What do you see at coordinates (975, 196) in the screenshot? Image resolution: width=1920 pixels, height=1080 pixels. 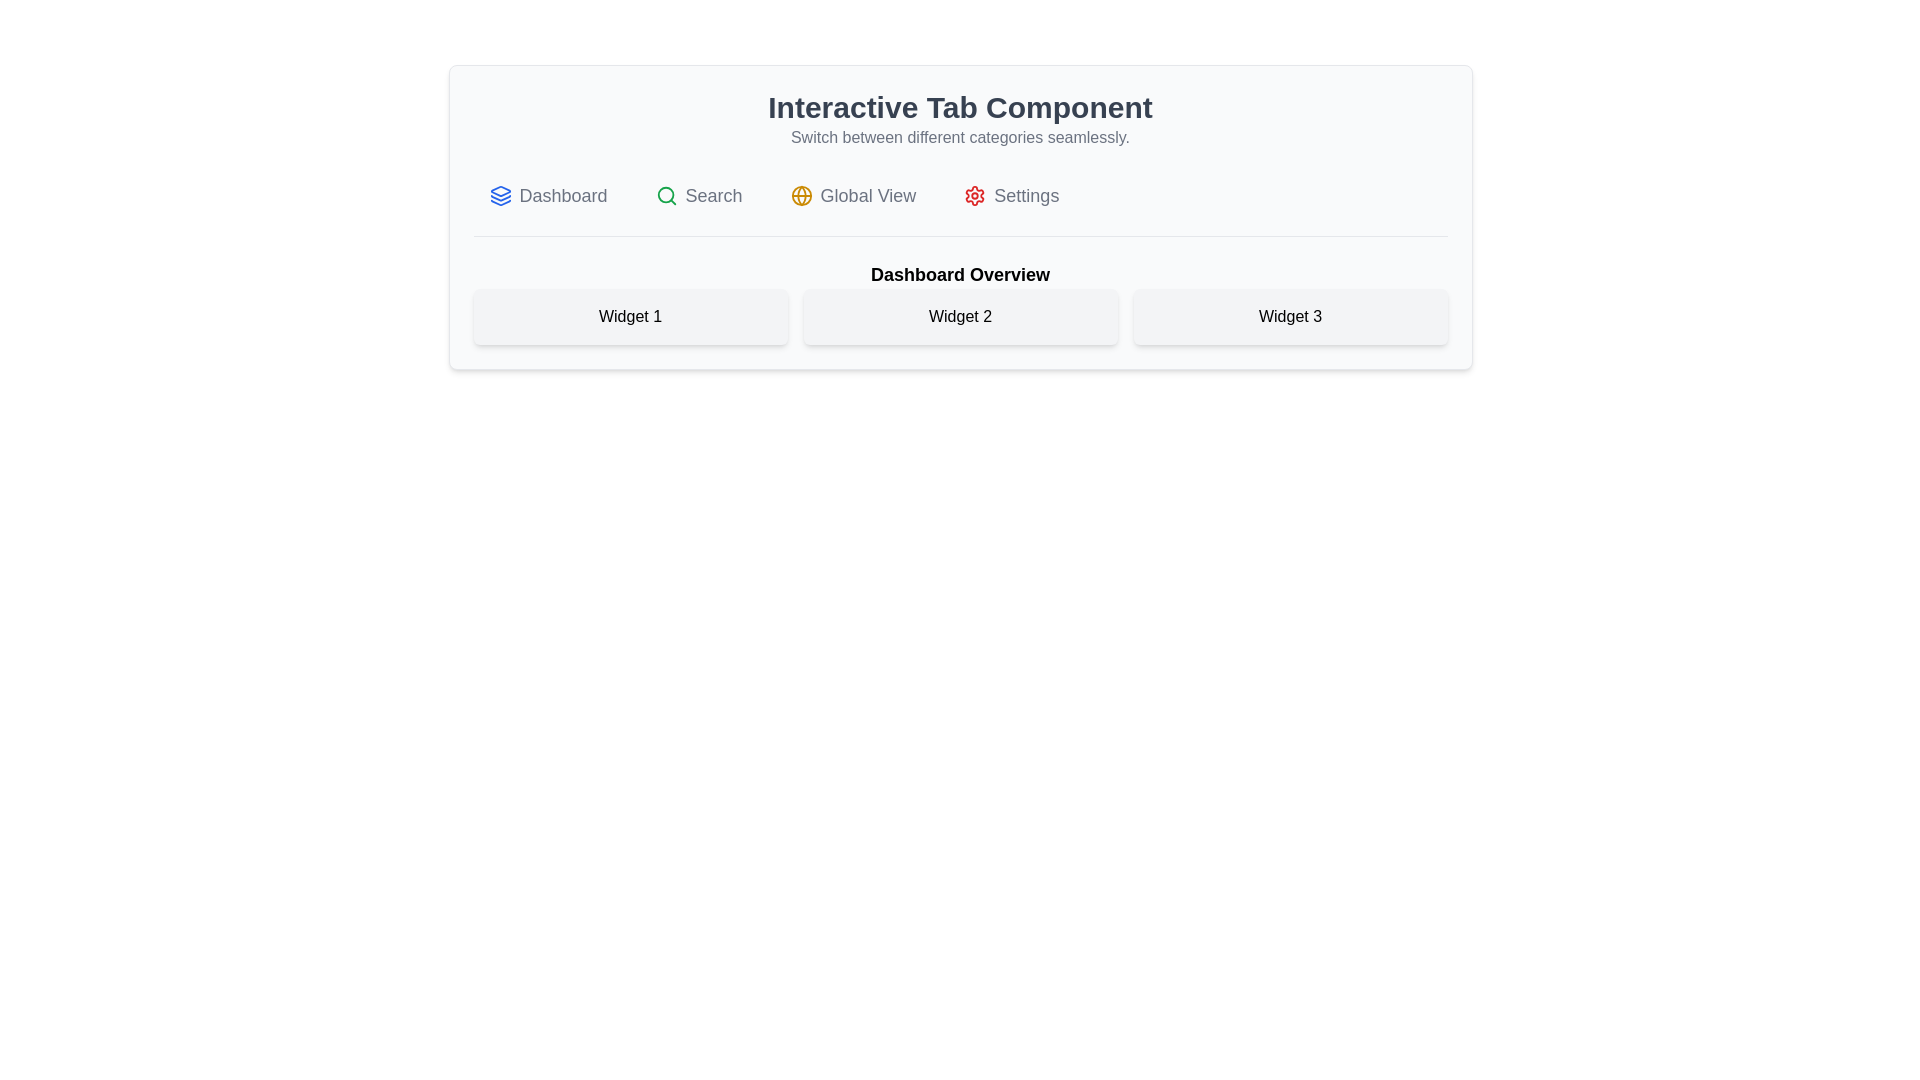 I see `the visual representation of the settings icon located in the navigation menu, which is positioned between the 'Global View' button and the 'Settings' label text` at bounding box center [975, 196].